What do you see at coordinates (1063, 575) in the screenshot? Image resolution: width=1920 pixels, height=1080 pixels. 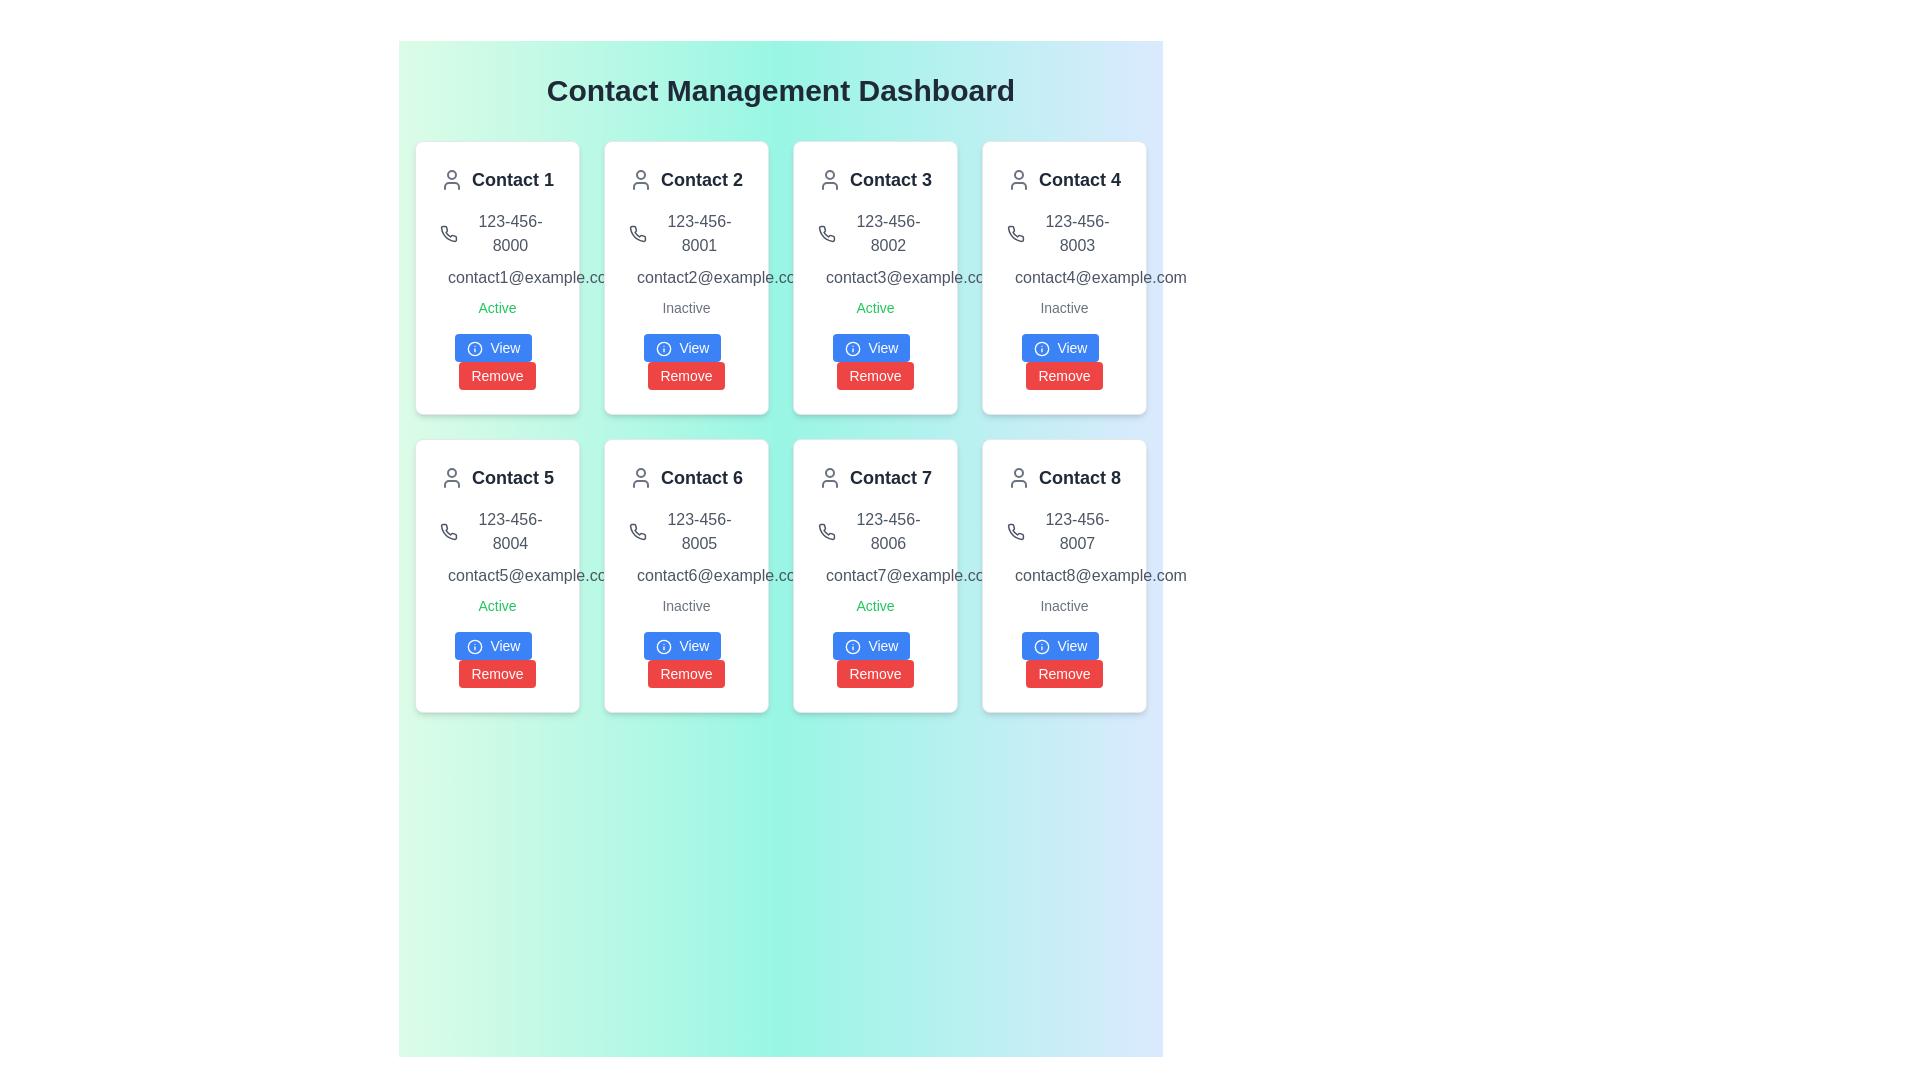 I see `the email address 'contact8@example.com' located within the contact card labeled 'Contact 8'` at bounding box center [1063, 575].